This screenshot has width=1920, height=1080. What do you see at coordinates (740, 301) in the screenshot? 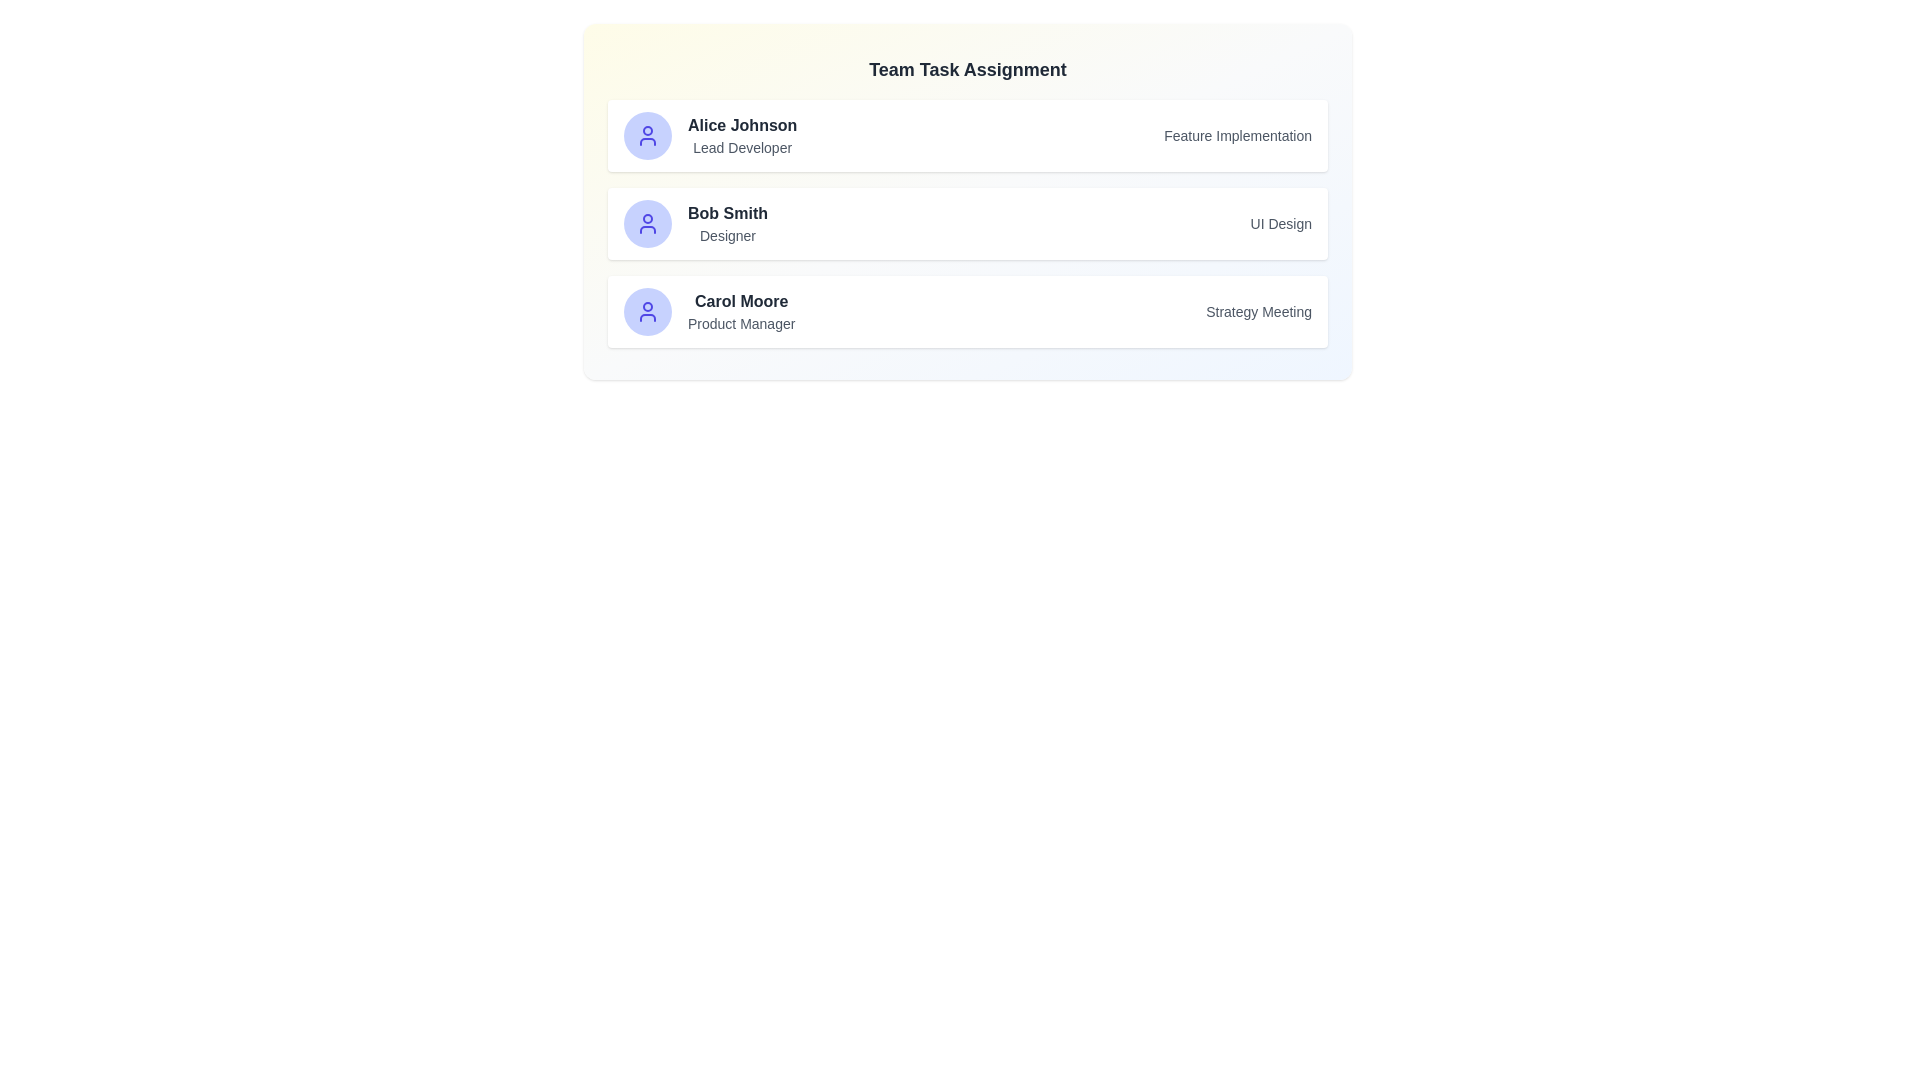
I see `the text label displaying the participant's name in the Team Task Assignment interface, located in the third row above 'Product Manager'` at bounding box center [740, 301].